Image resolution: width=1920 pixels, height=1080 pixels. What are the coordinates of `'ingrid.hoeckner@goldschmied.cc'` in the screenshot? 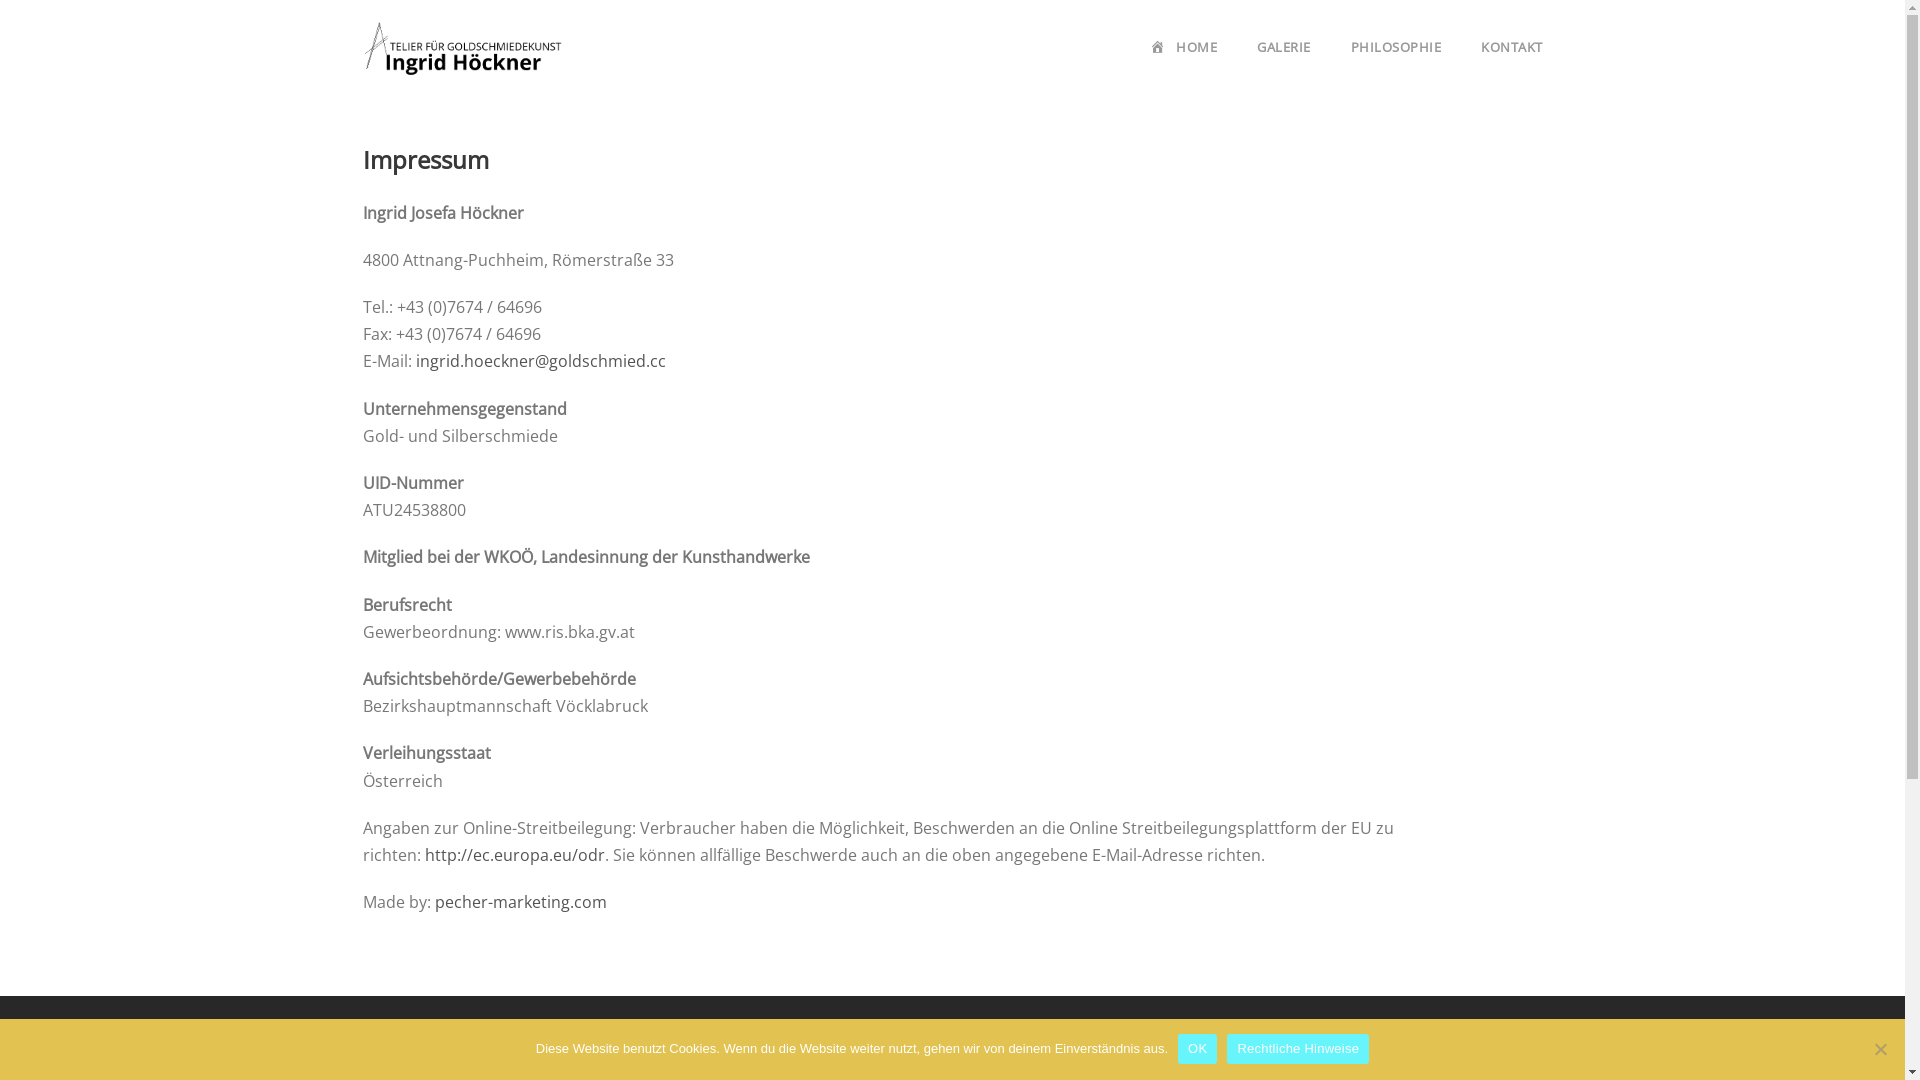 It's located at (541, 361).